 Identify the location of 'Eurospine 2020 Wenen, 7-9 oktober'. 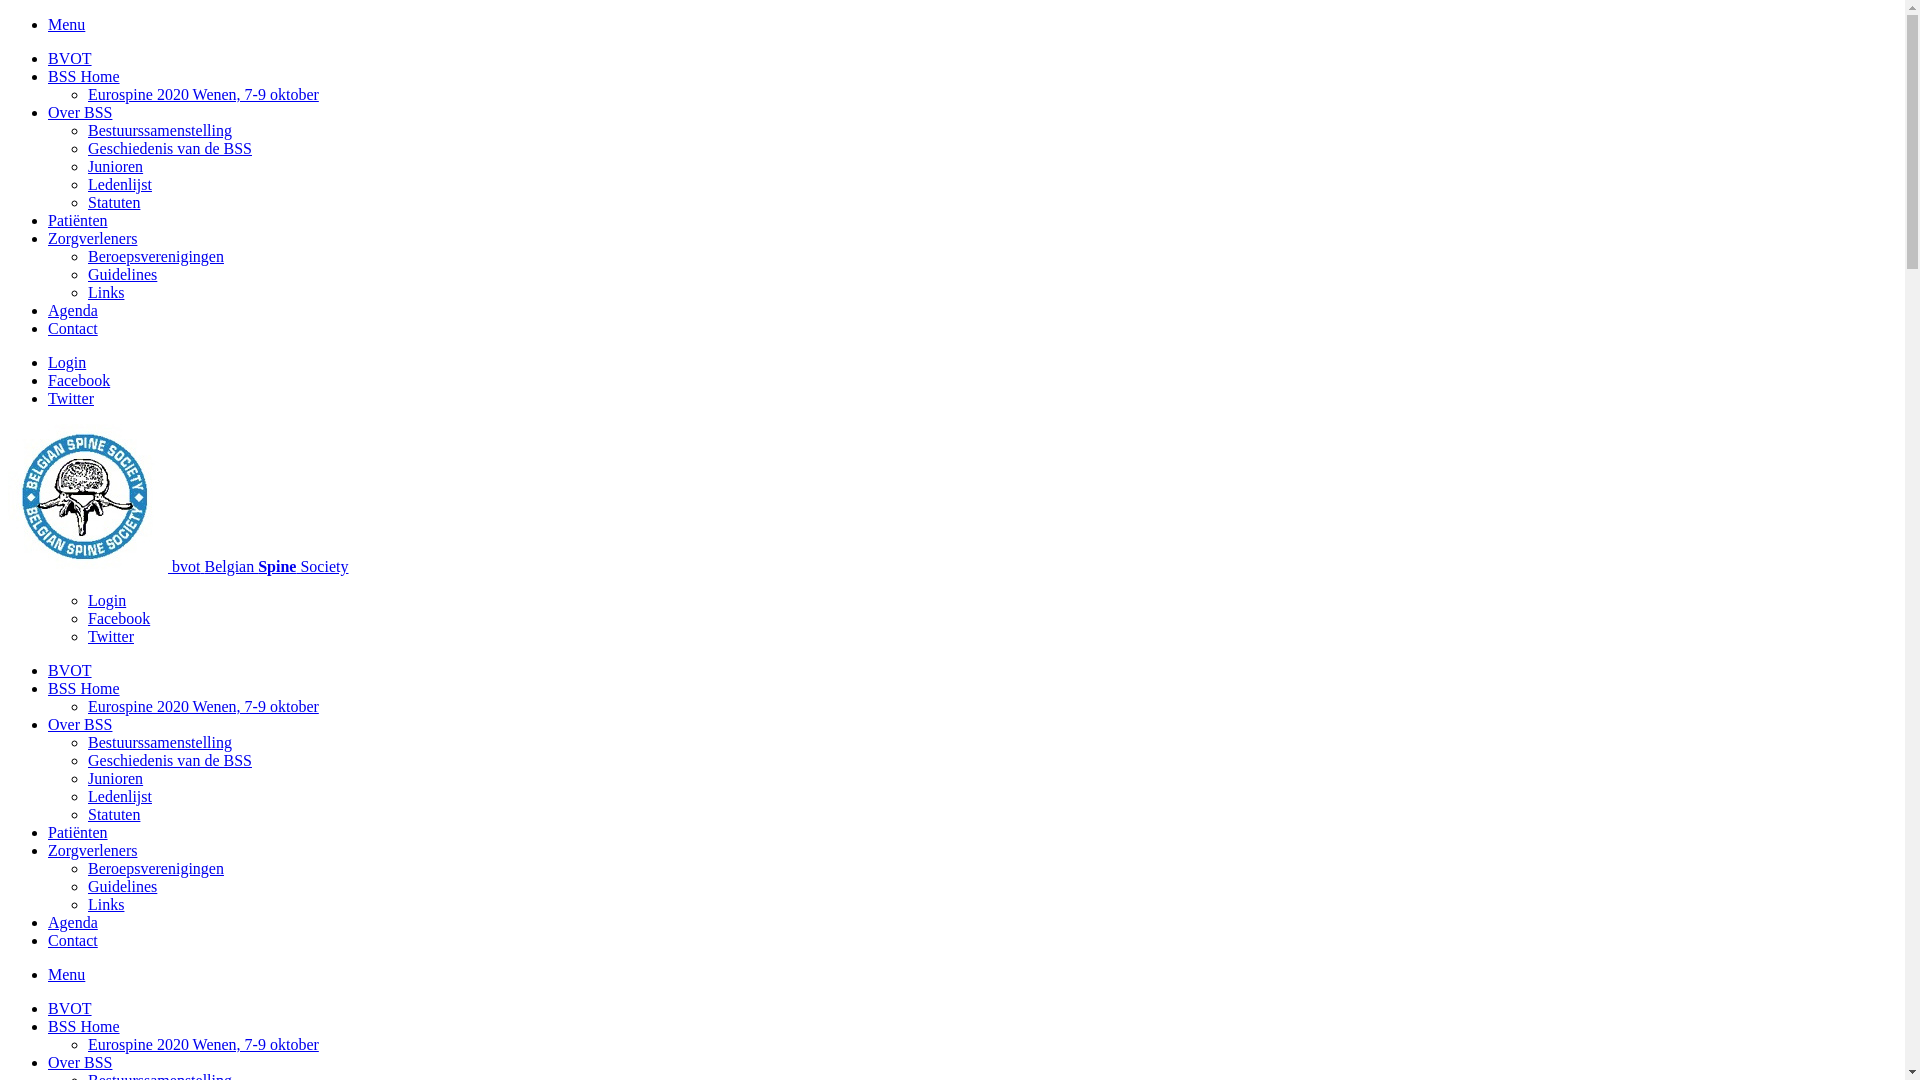
(203, 94).